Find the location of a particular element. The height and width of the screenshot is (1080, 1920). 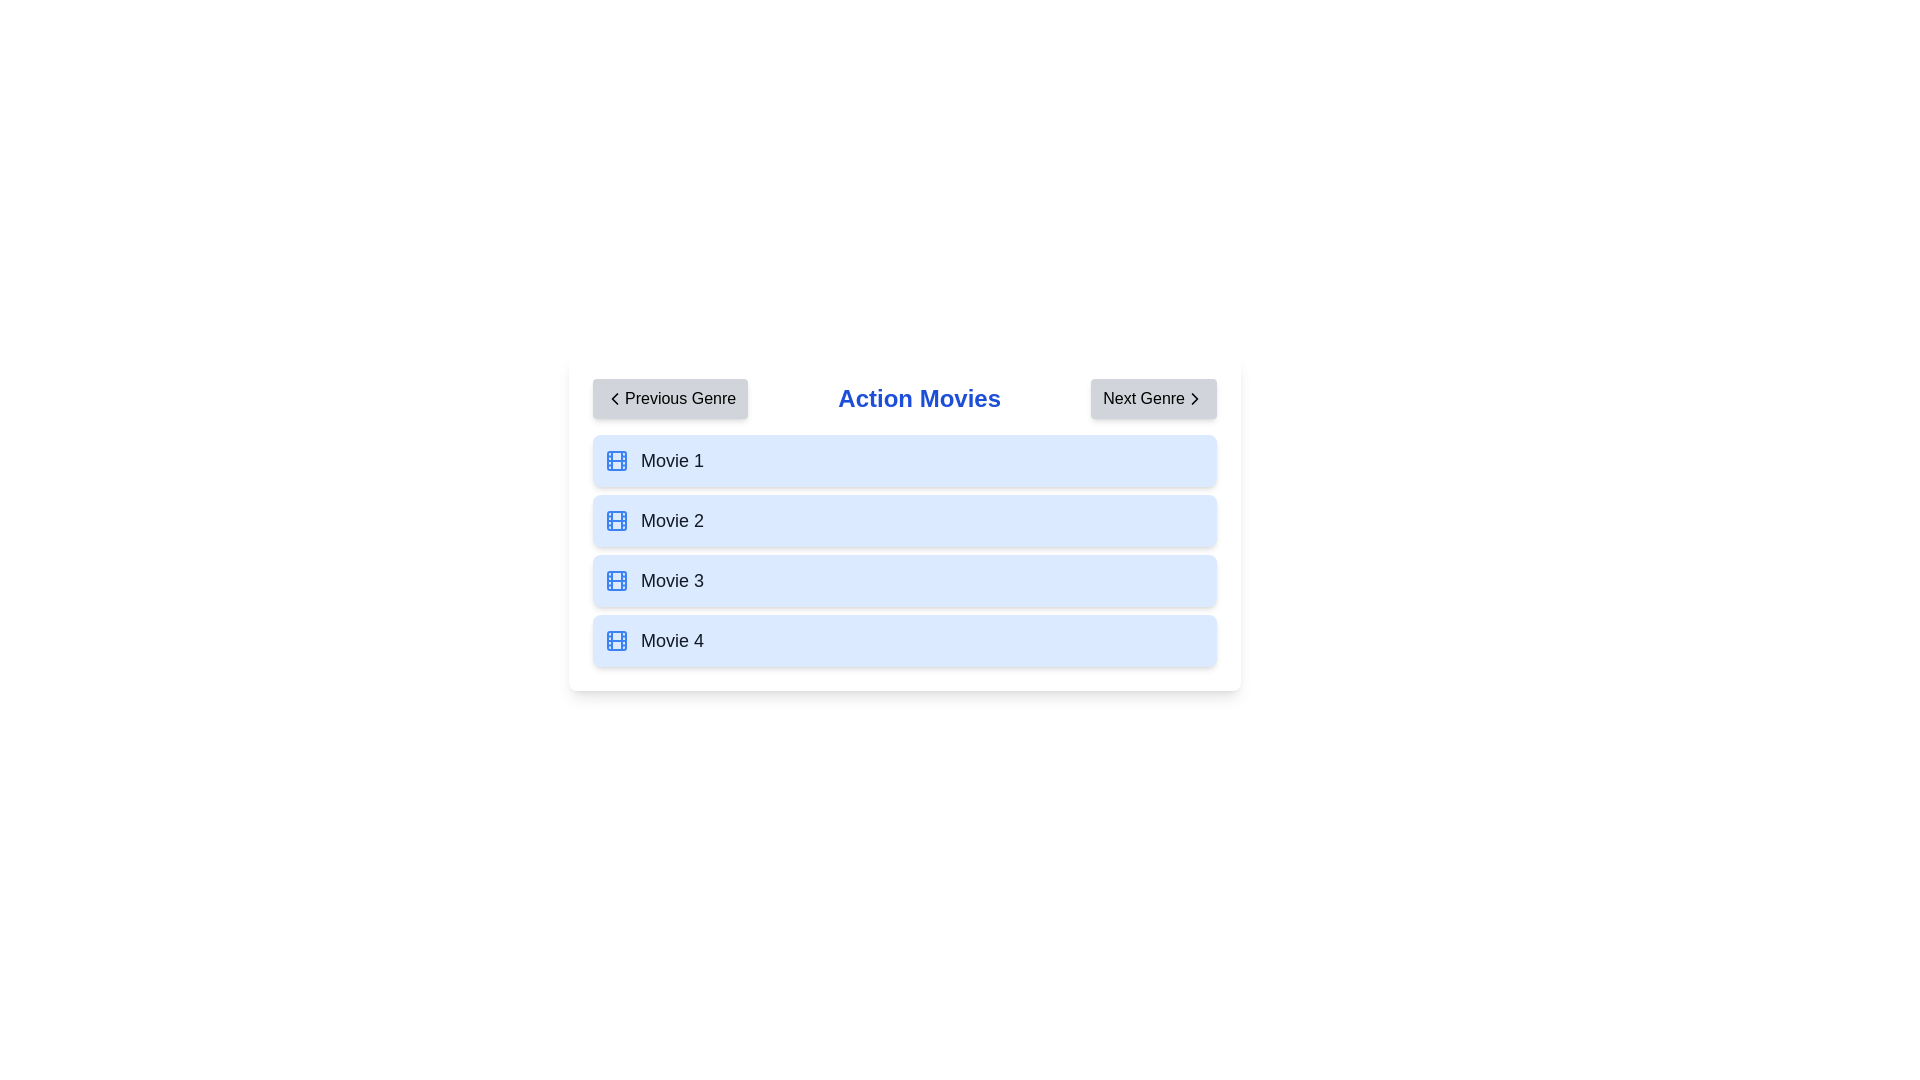

the 'Next Genre' button, which is a rectangular button with bold text, a gray background, rounded corners, and a right-pointing chevron icon, located at the far right of the interface is located at coordinates (1154, 398).